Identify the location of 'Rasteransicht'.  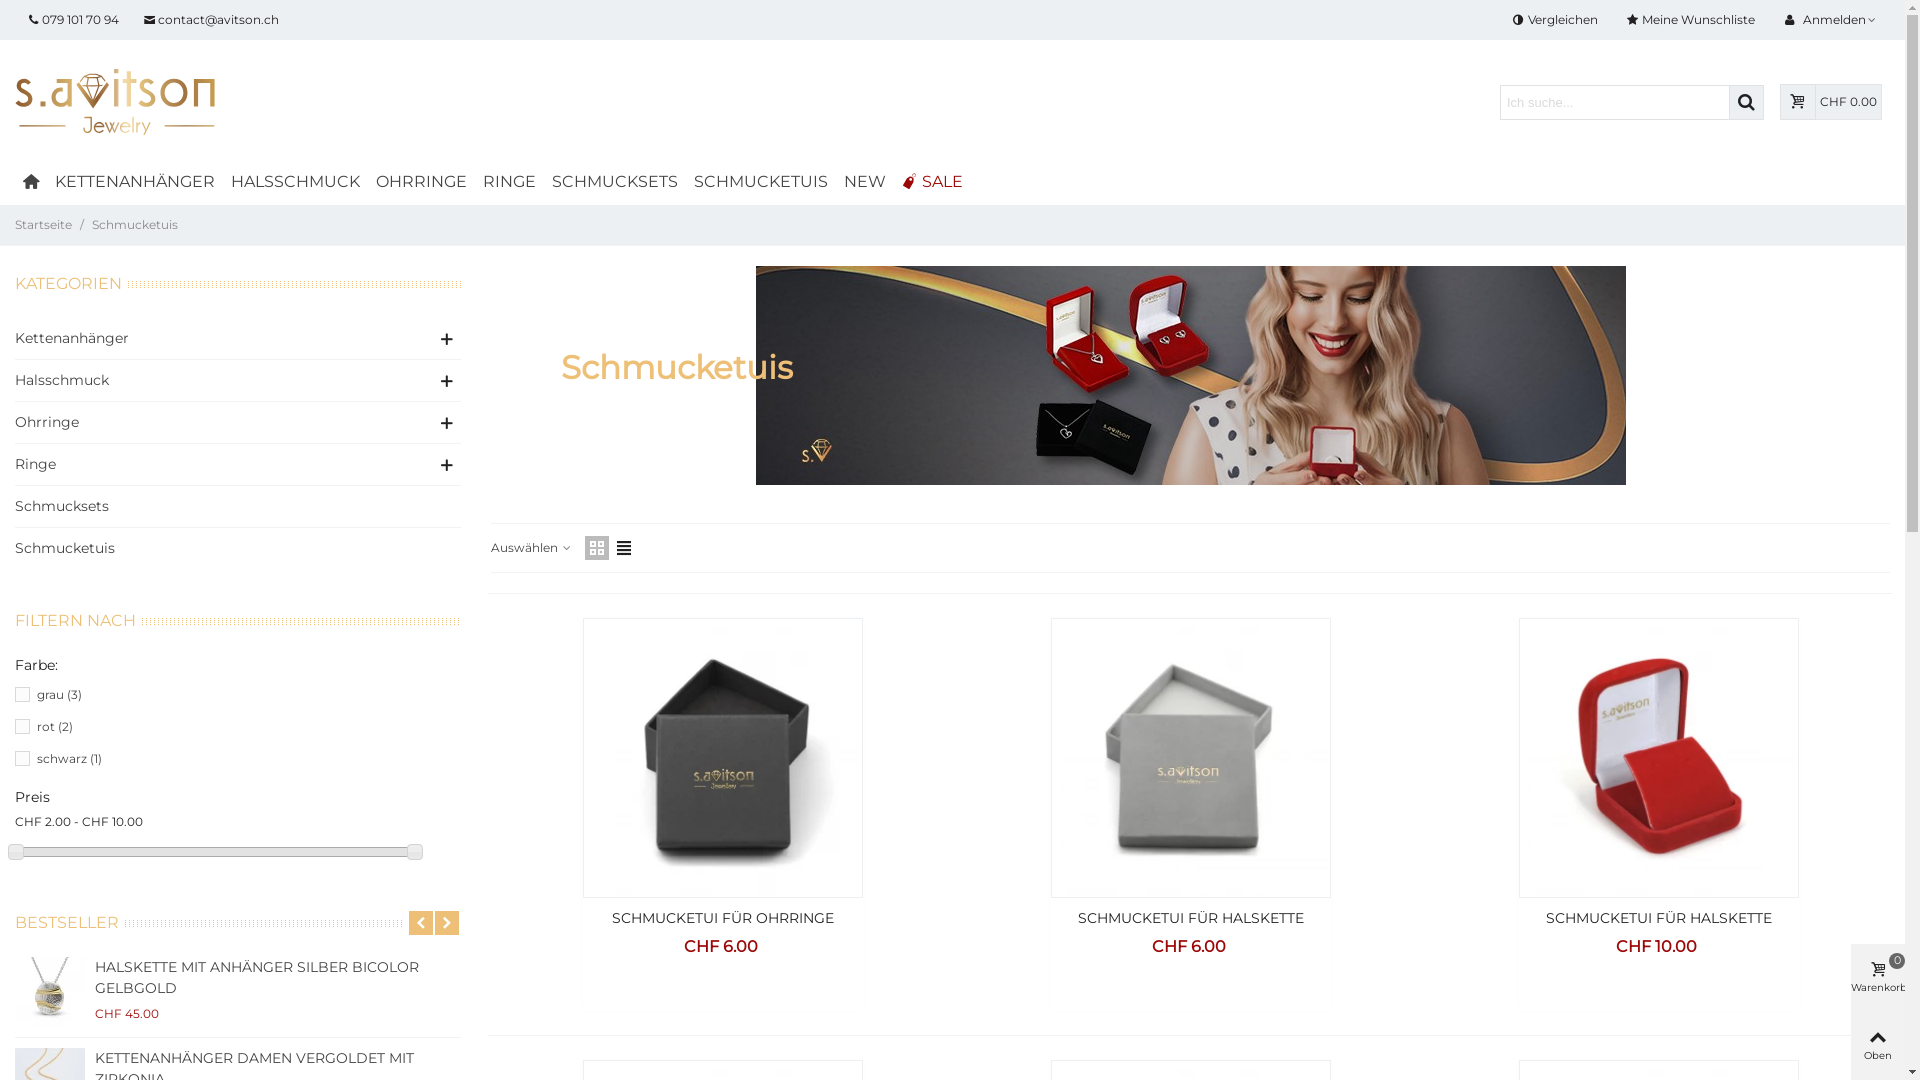
(595, 547).